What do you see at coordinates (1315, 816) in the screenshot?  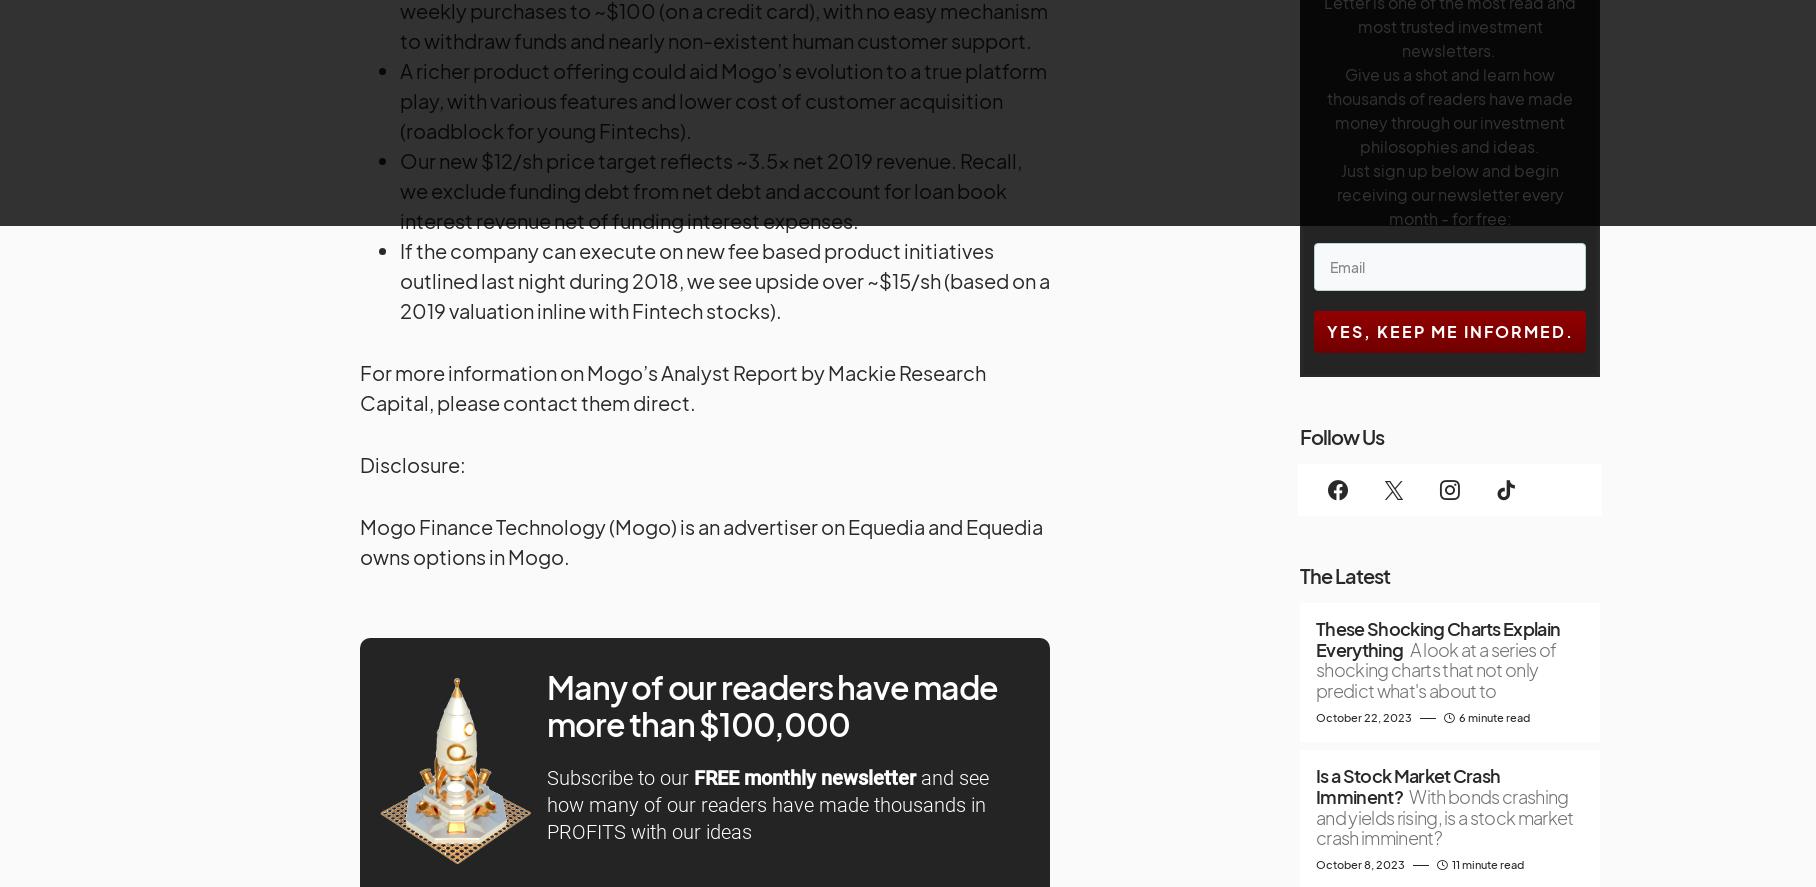 I see `'With bonds crashing and yields rising, is a stock market crash imminent?'` at bounding box center [1315, 816].